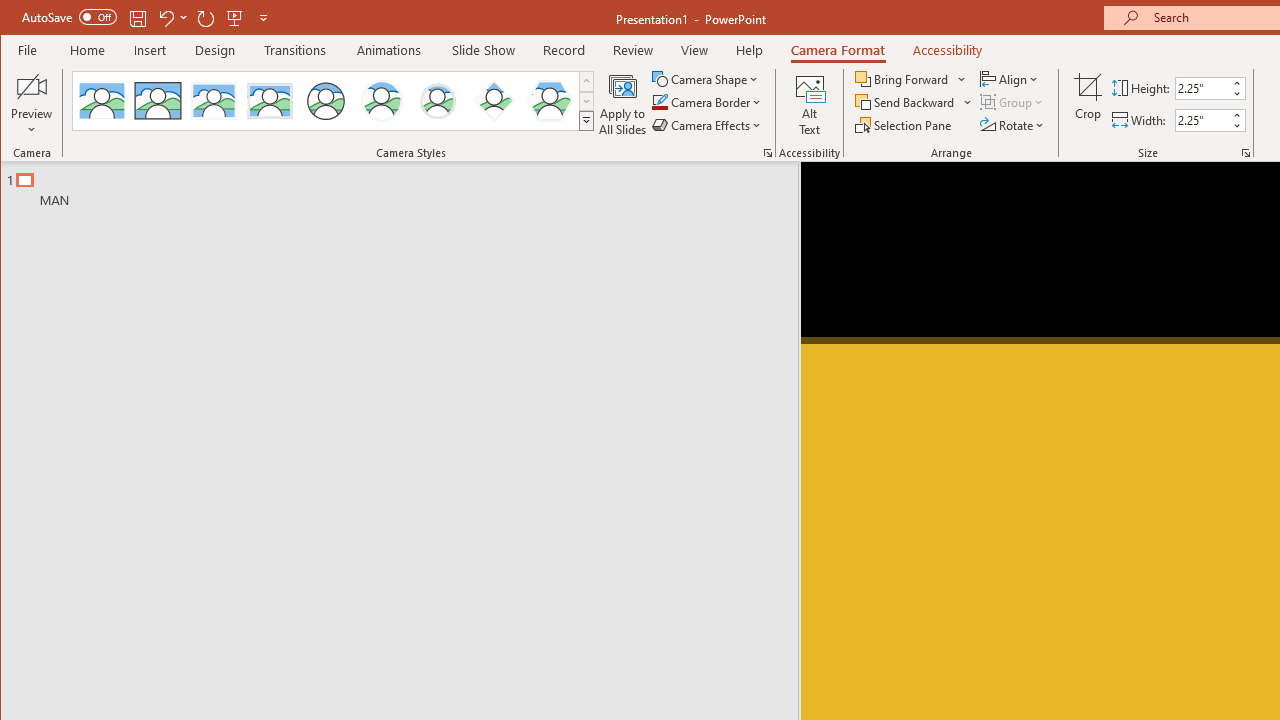  I want to click on 'Crop', so click(1087, 104).